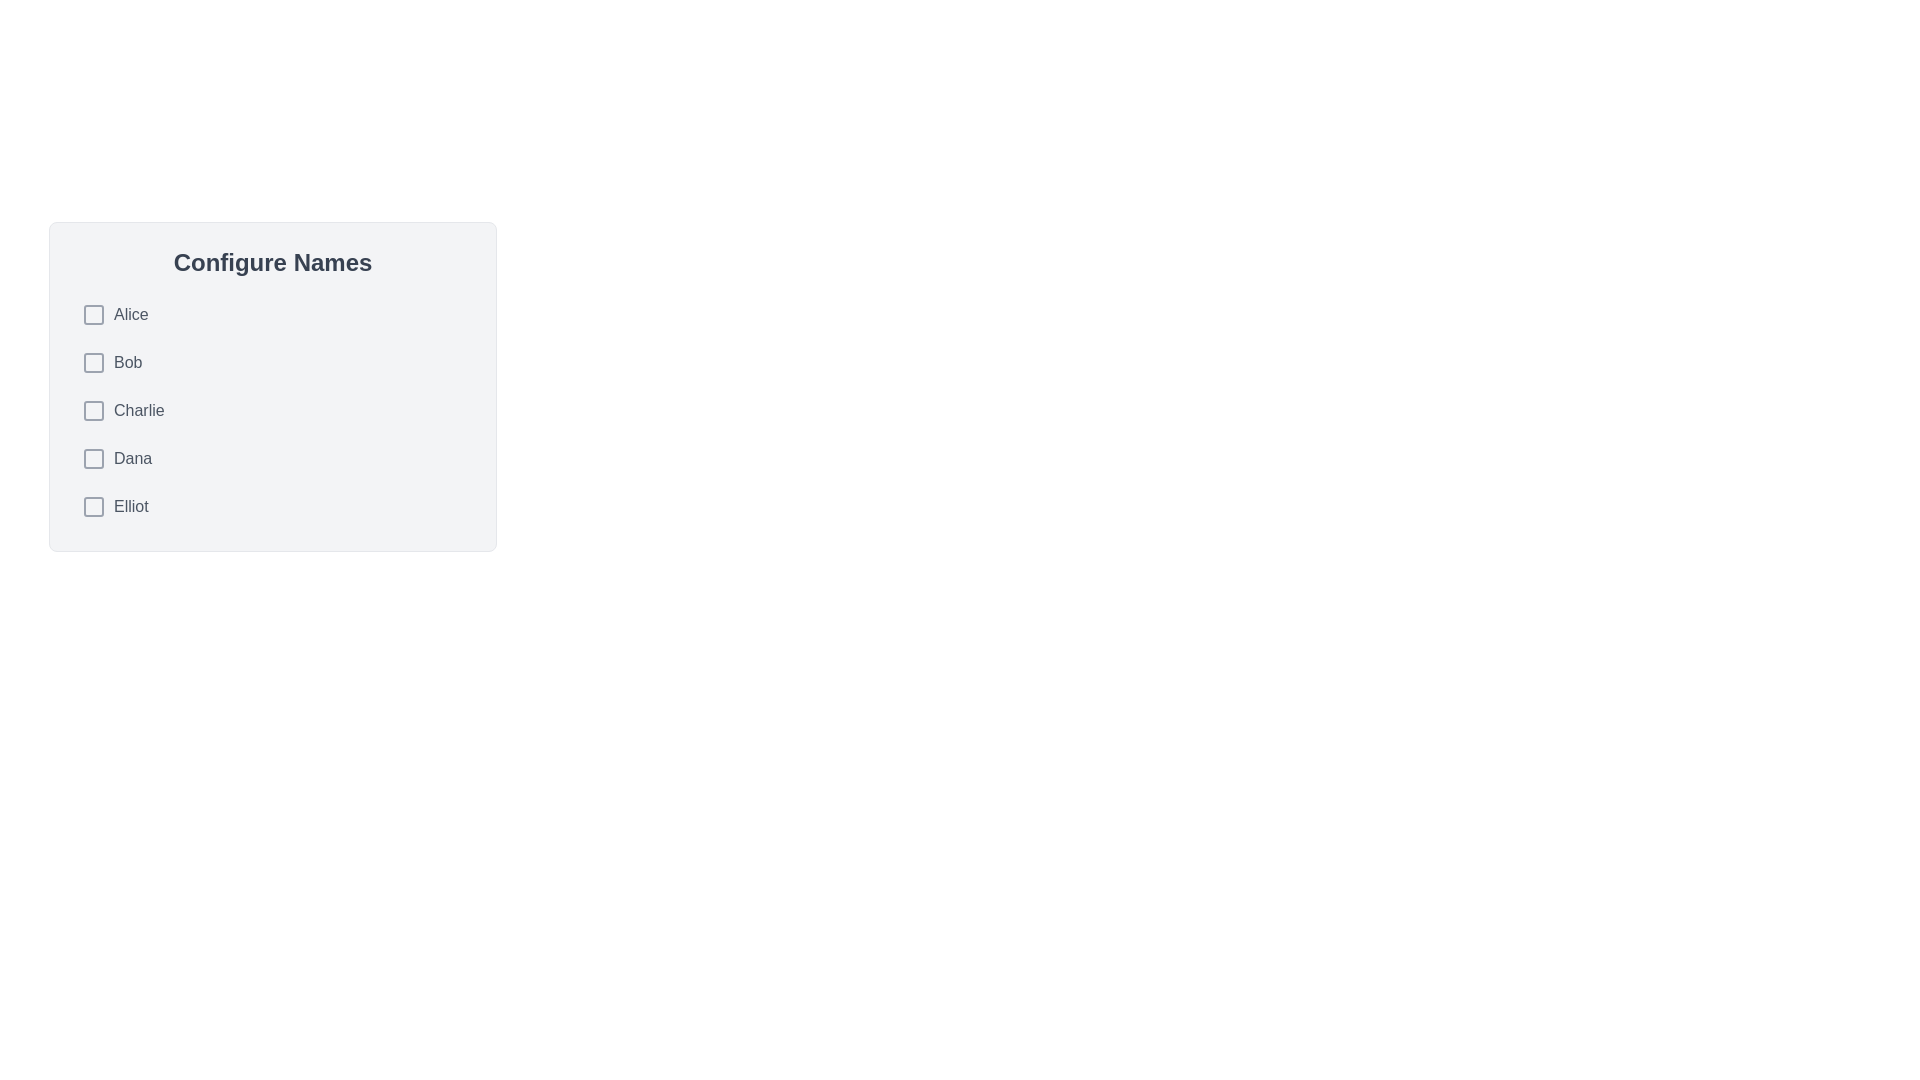  What do you see at coordinates (93, 315) in the screenshot?
I see `the checkbox element adjacent to the text label 'Alice', located at the top-left of the list under the header 'Configure Names'` at bounding box center [93, 315].